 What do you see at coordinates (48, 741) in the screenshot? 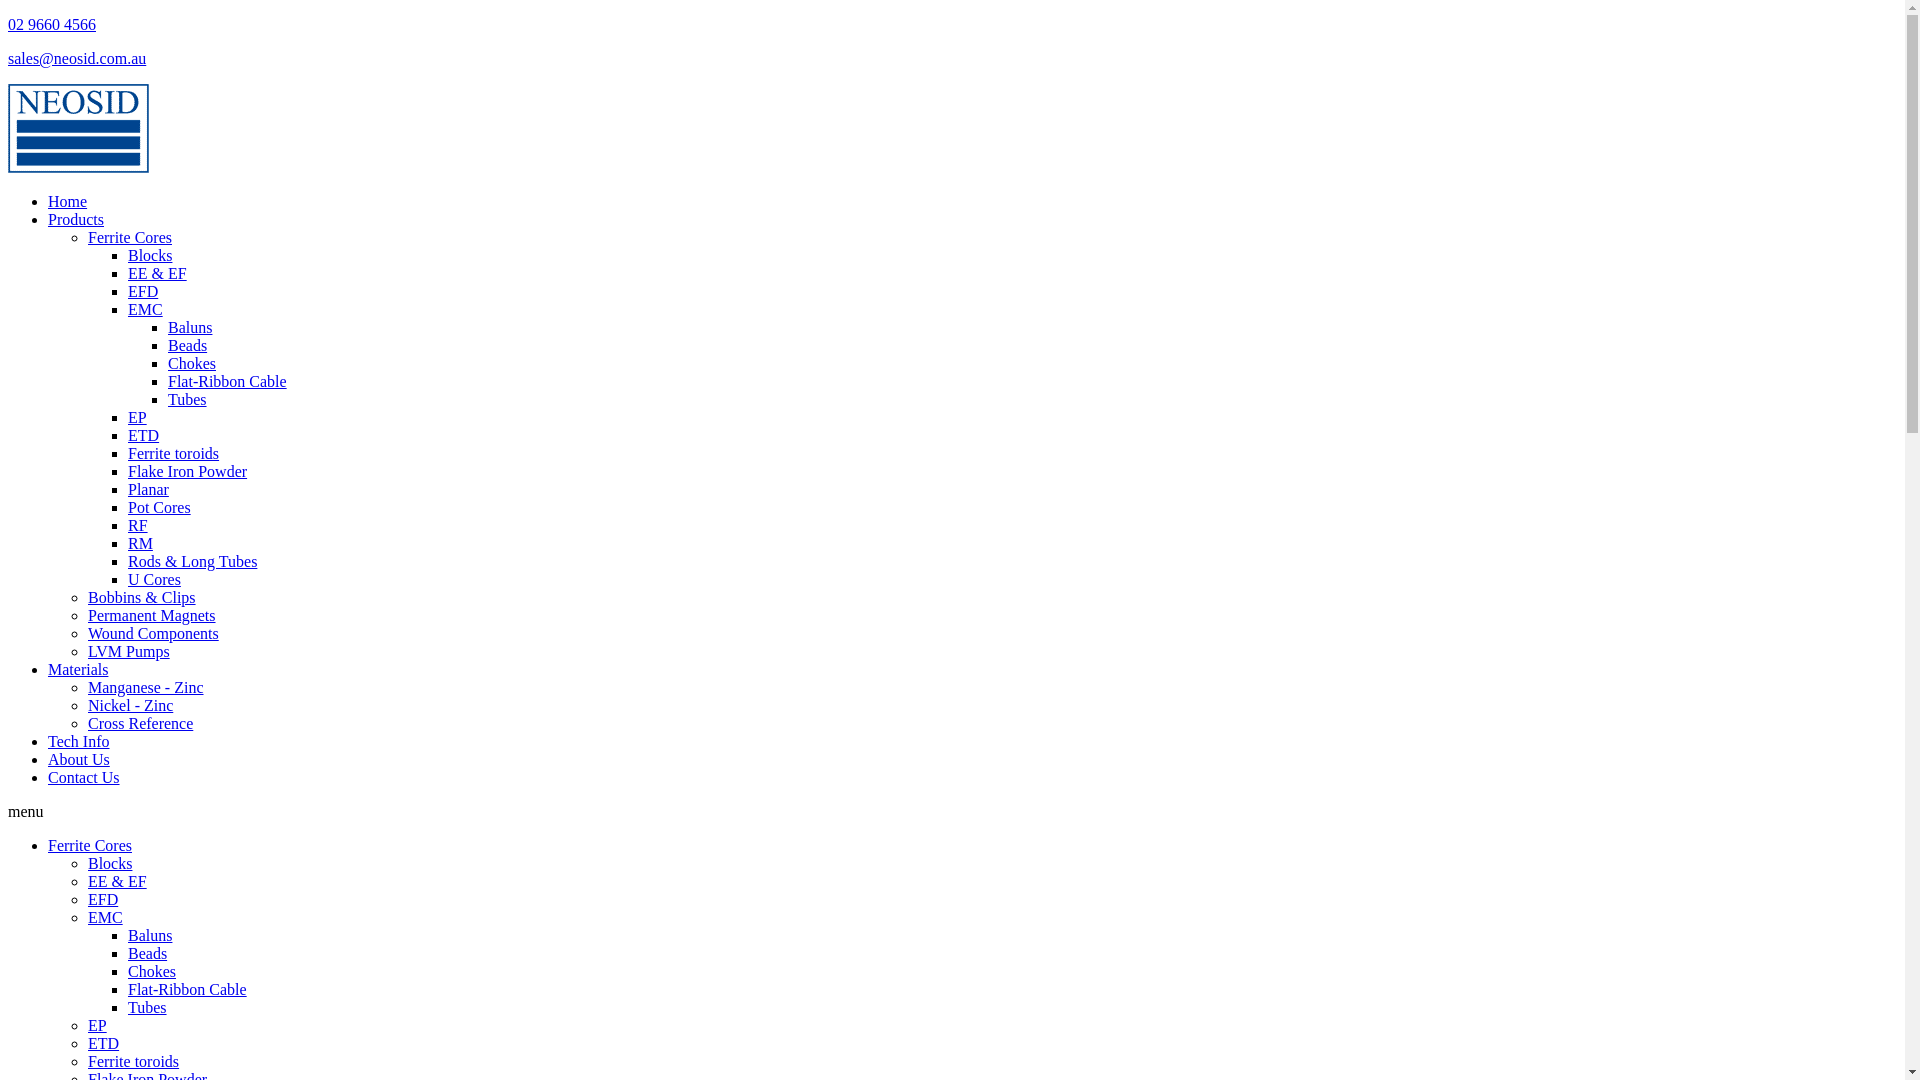
I see `'Tech Info'` at bounding box center [48, 741].